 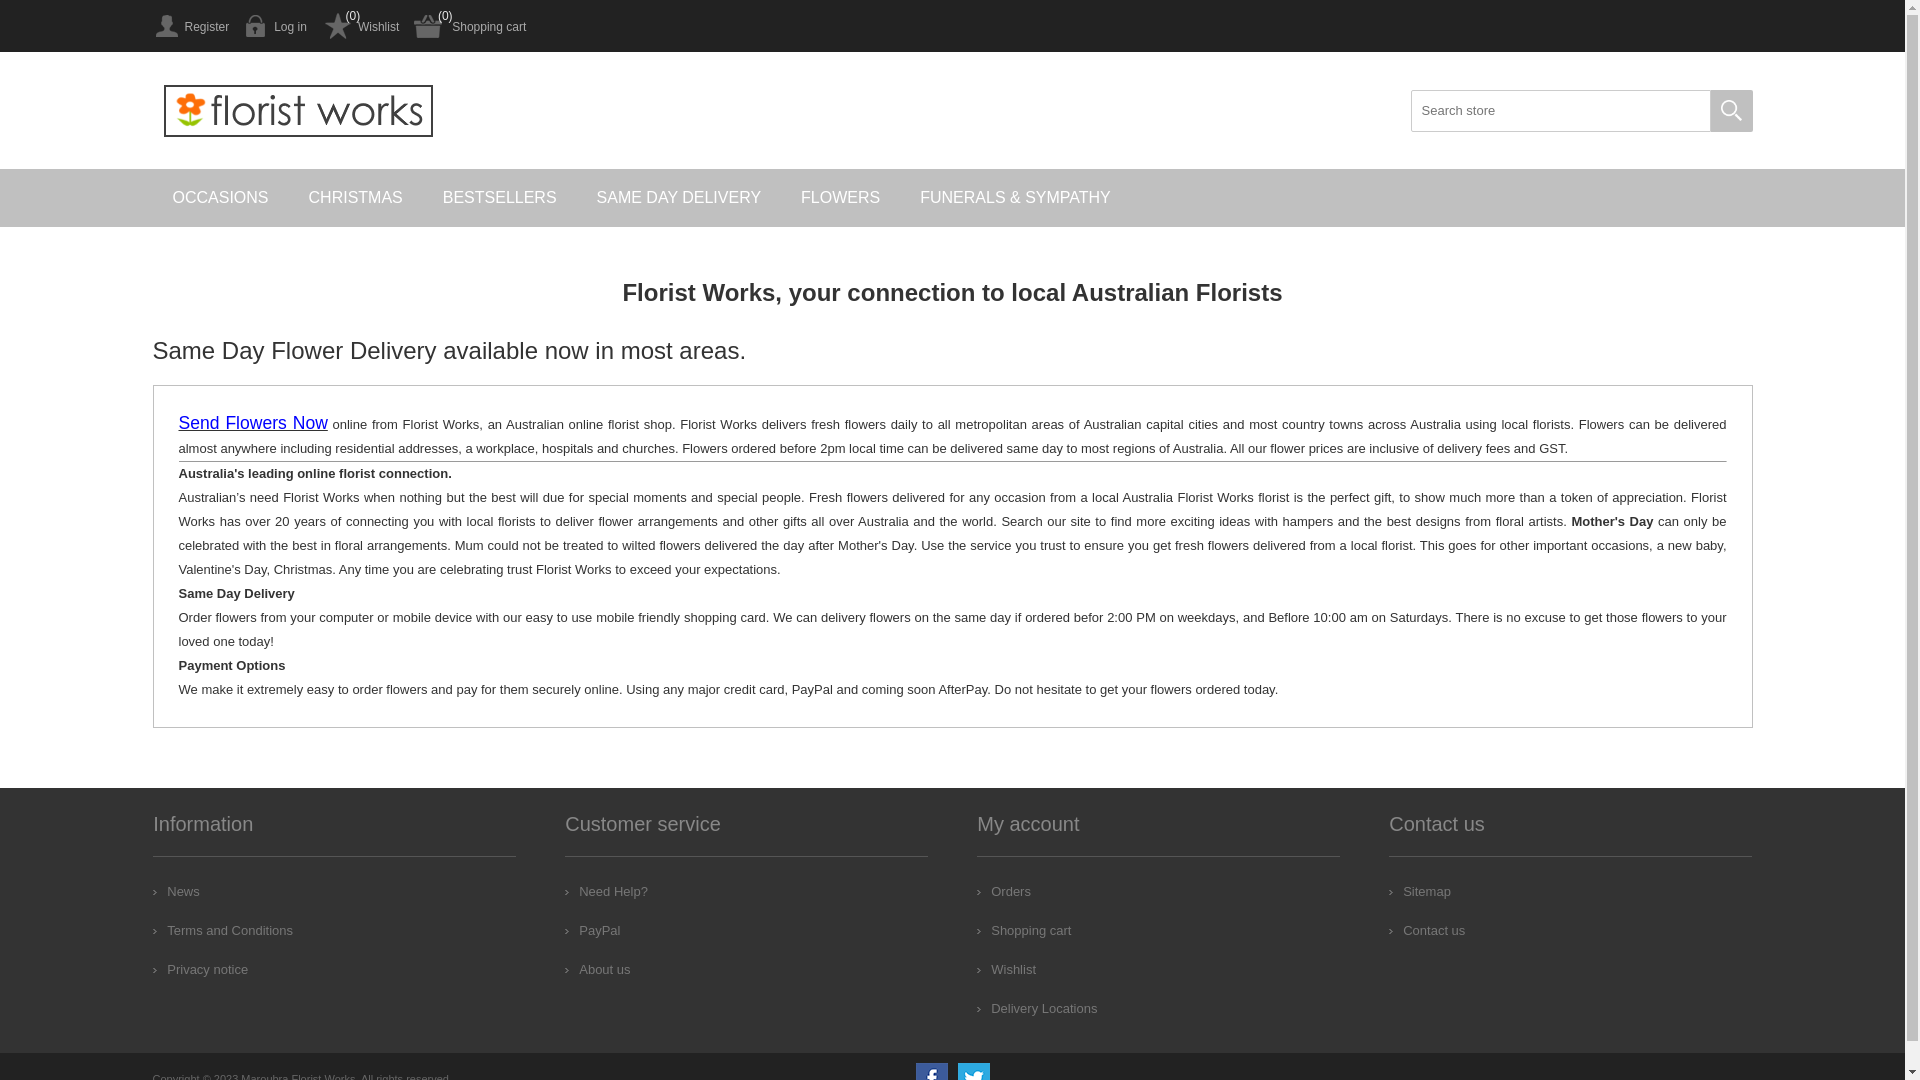 What do you see at coordinates (274, 26) in the screenshot?
I see `'Log in'` at bounding box center [274, 26].